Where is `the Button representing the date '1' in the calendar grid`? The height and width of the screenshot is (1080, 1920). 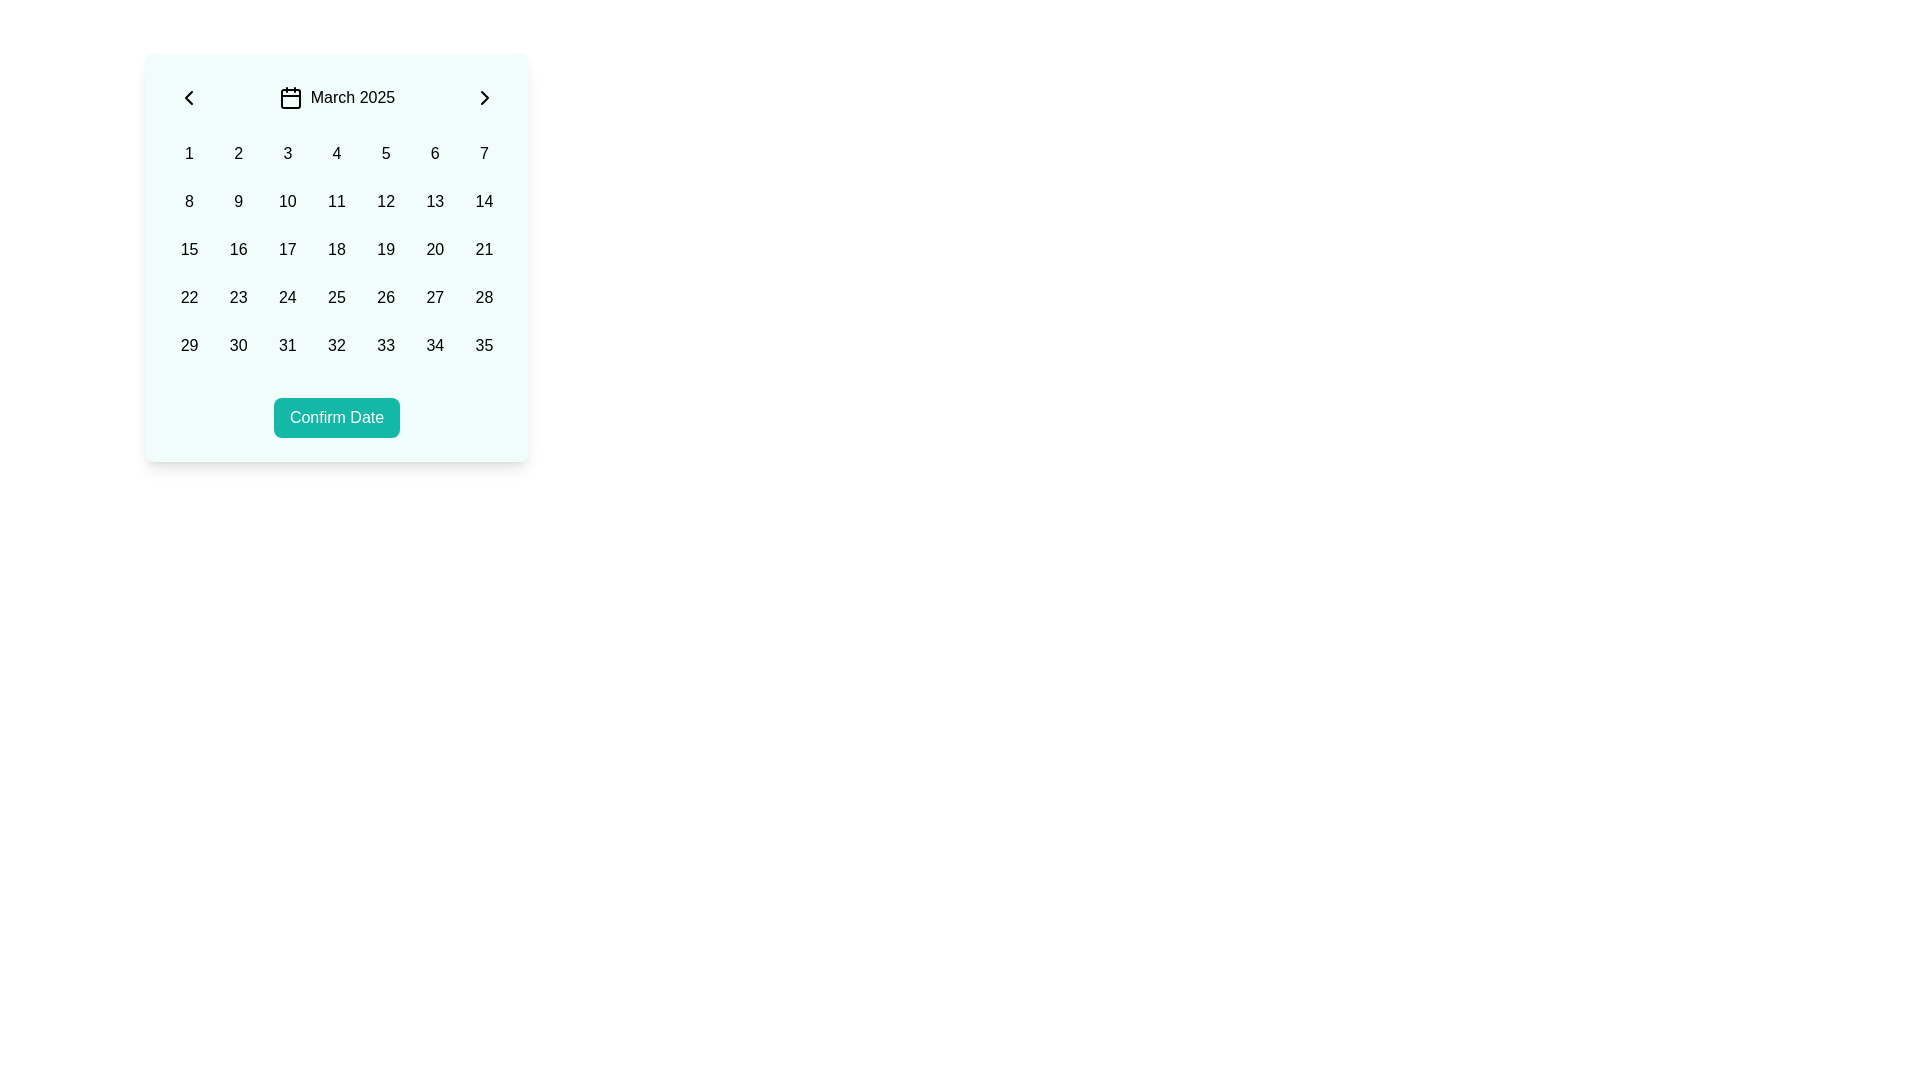
the Button representing the date '1' in the calendar grid is located at coordinates (189, 153).